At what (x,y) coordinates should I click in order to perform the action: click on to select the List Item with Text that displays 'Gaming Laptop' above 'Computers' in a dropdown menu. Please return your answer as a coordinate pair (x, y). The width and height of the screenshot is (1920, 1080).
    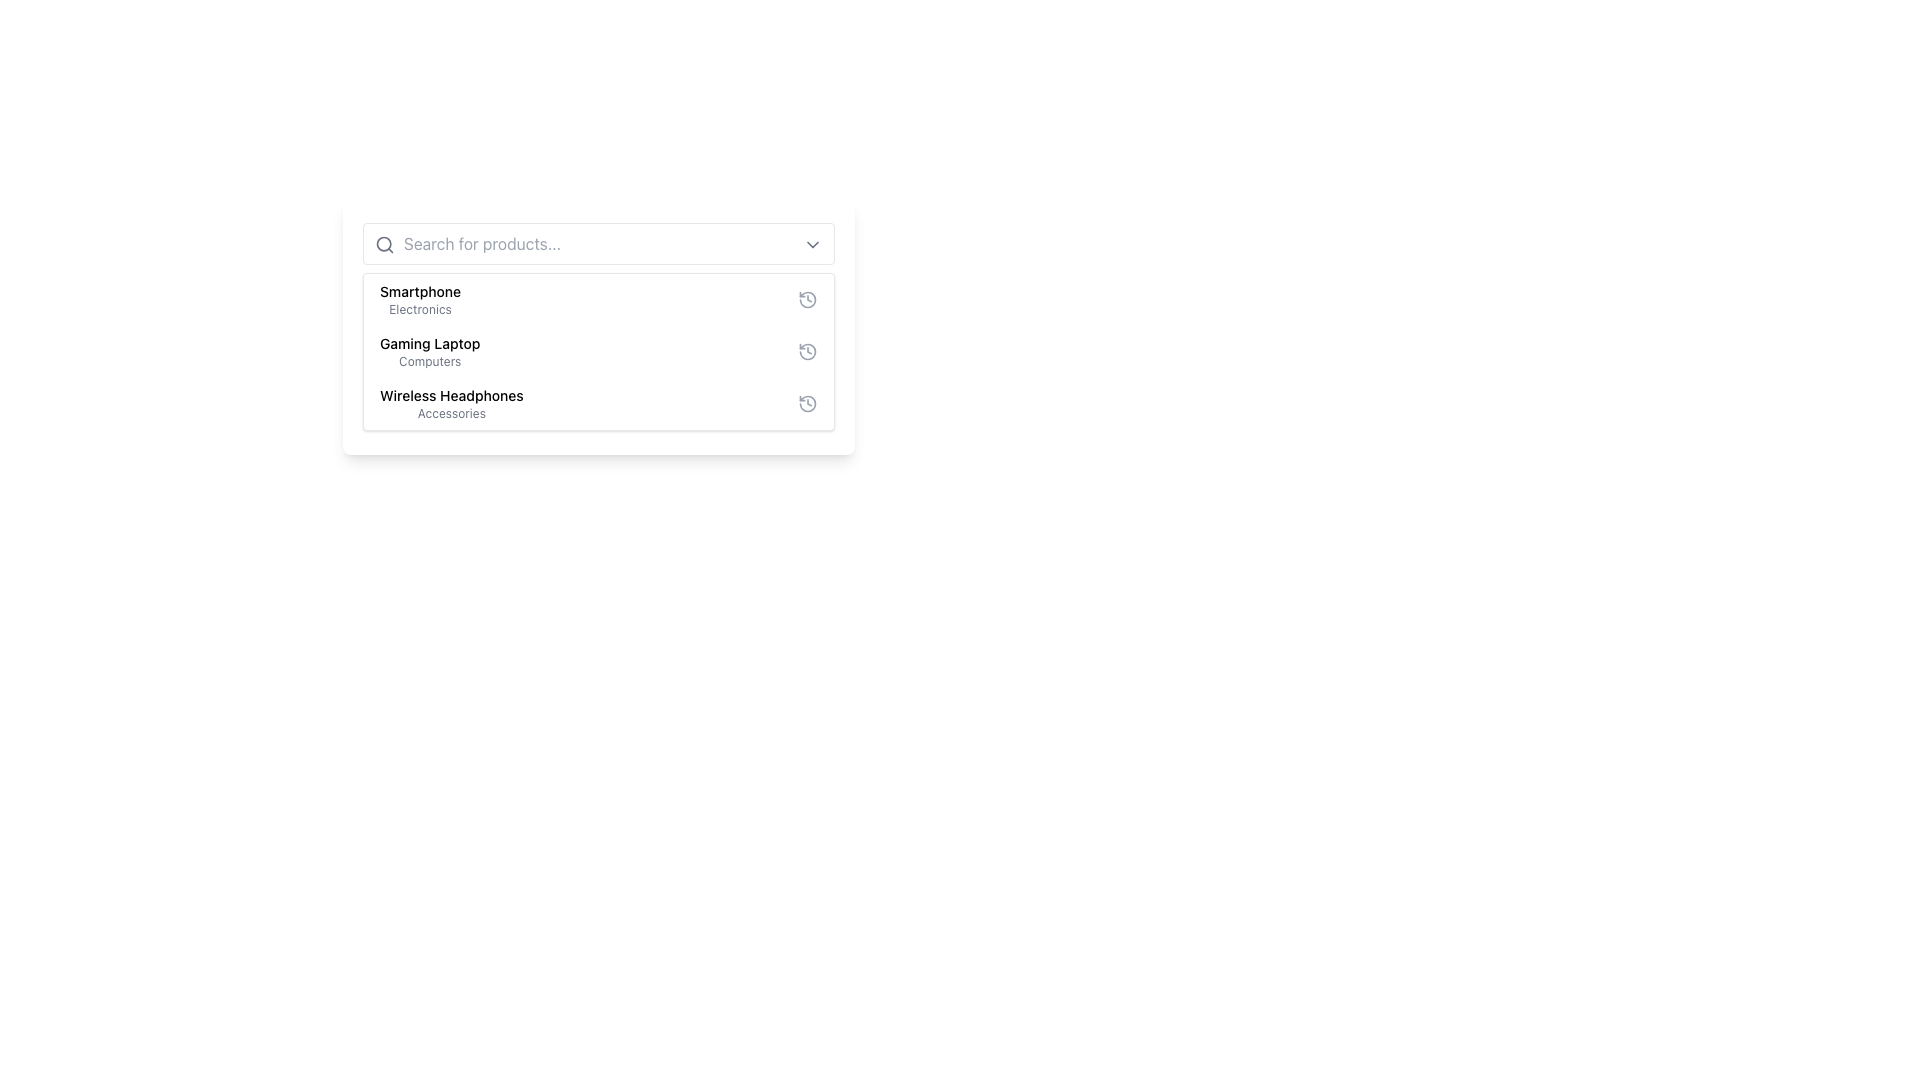
    Looking at the image, I should click on (429, 350).